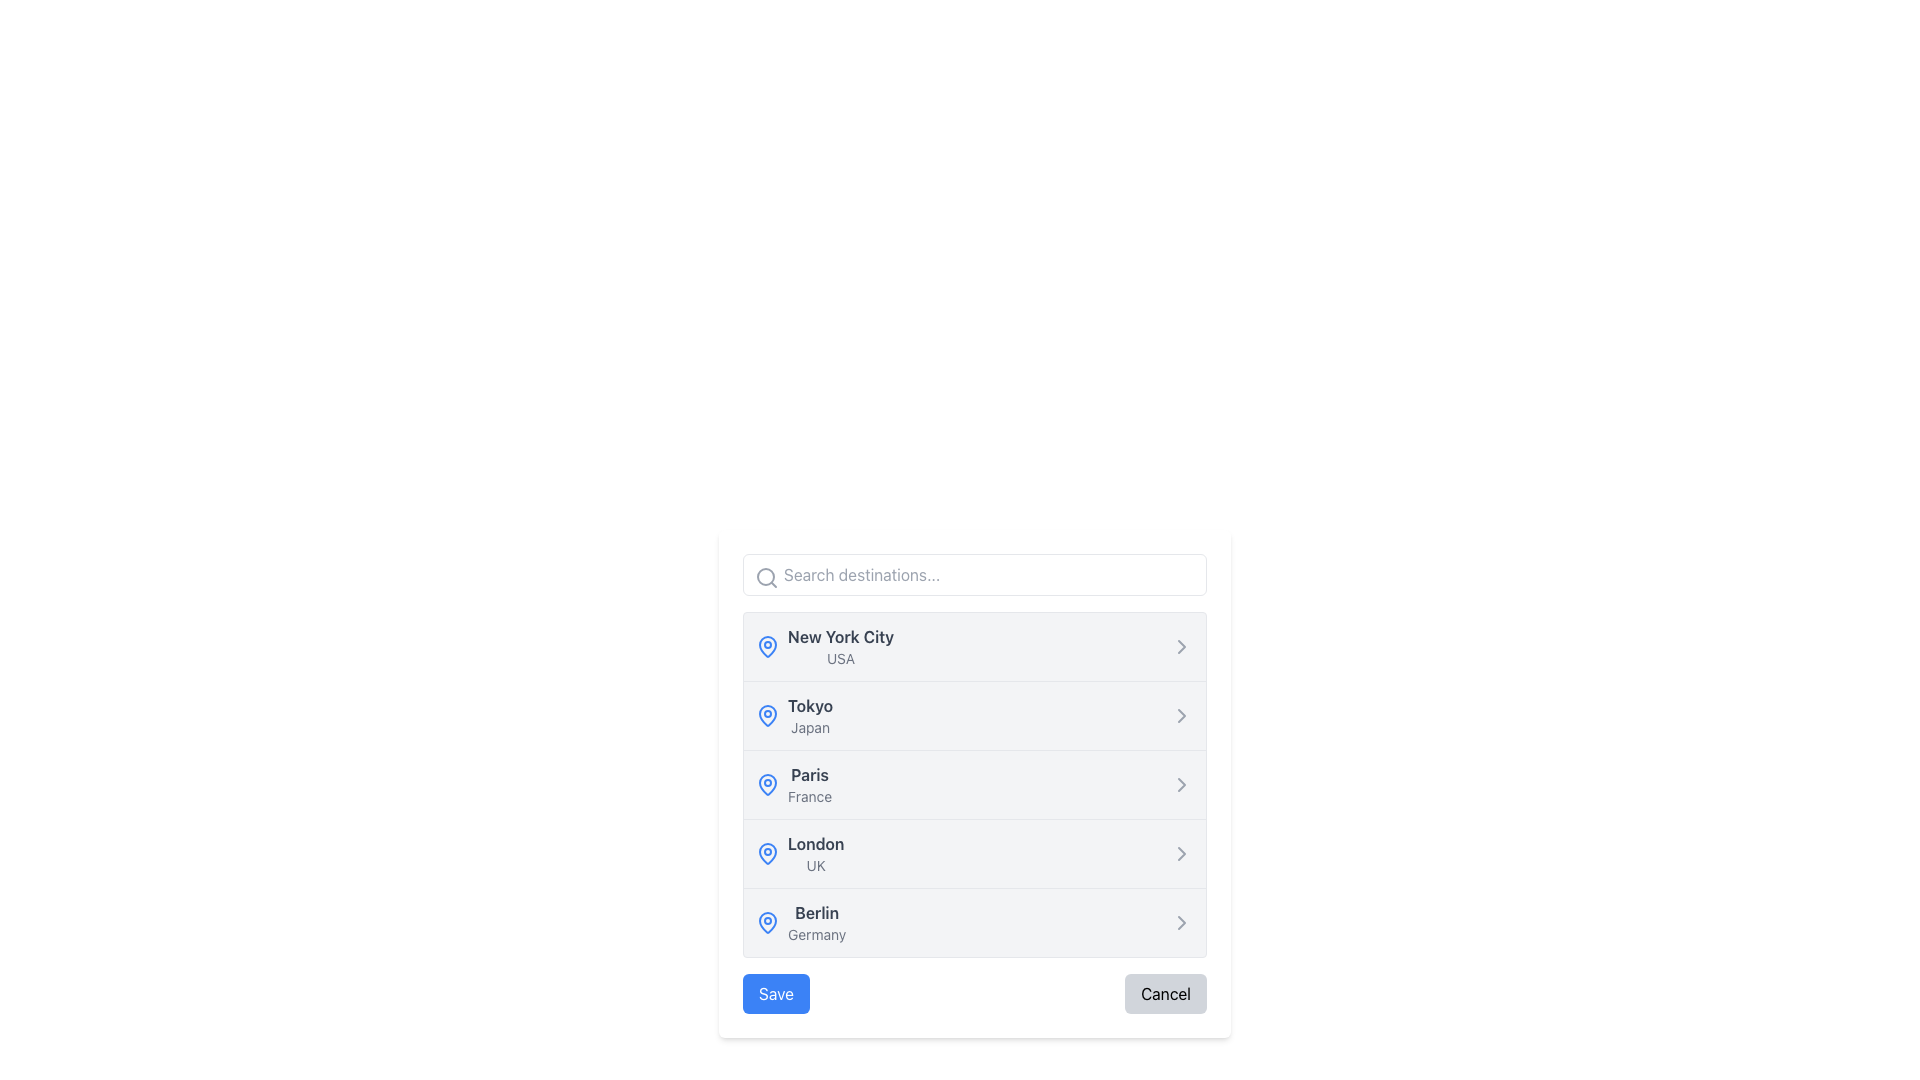  What do you see at coordinates (810, 774) in the screenshot?
I see `the text label representing the city 'Paris' in the list of selectable destinations` at bounding box center [810, 774].